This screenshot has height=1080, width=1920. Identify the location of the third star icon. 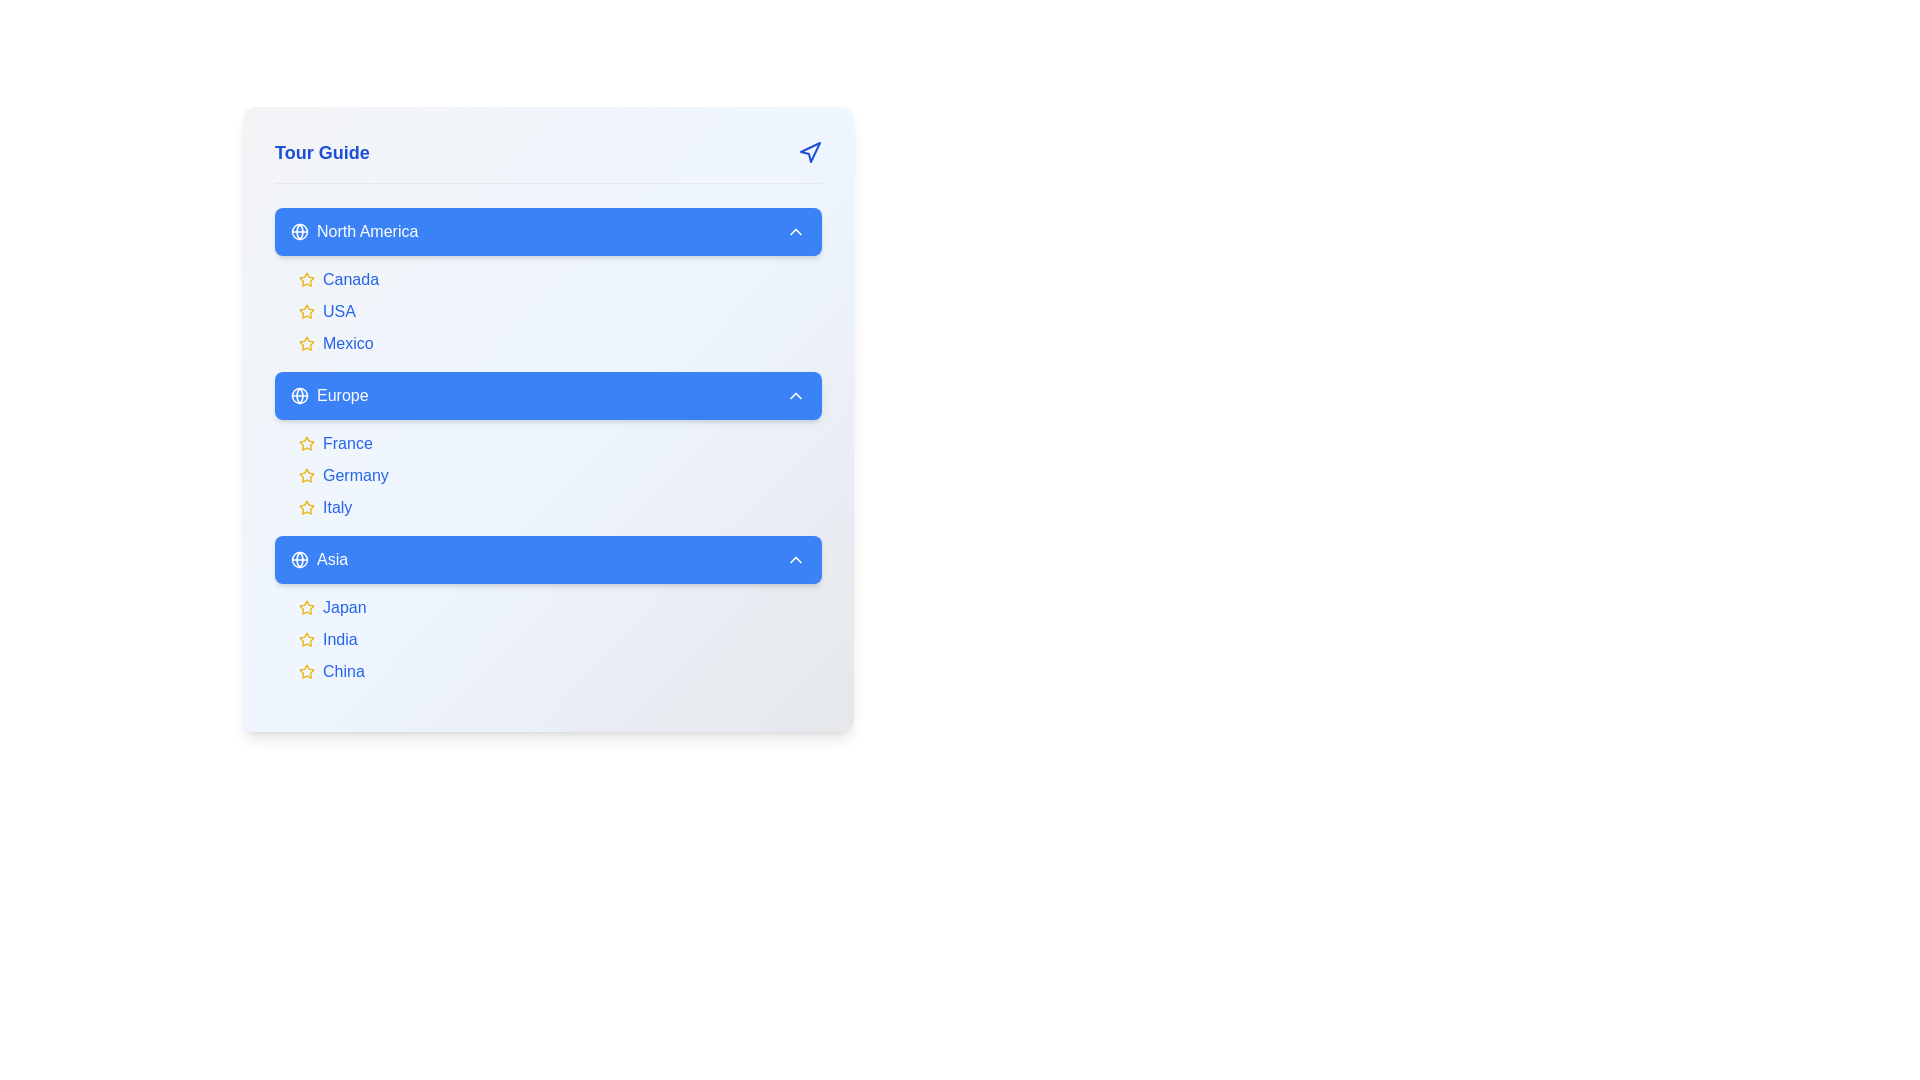
(306, 342).